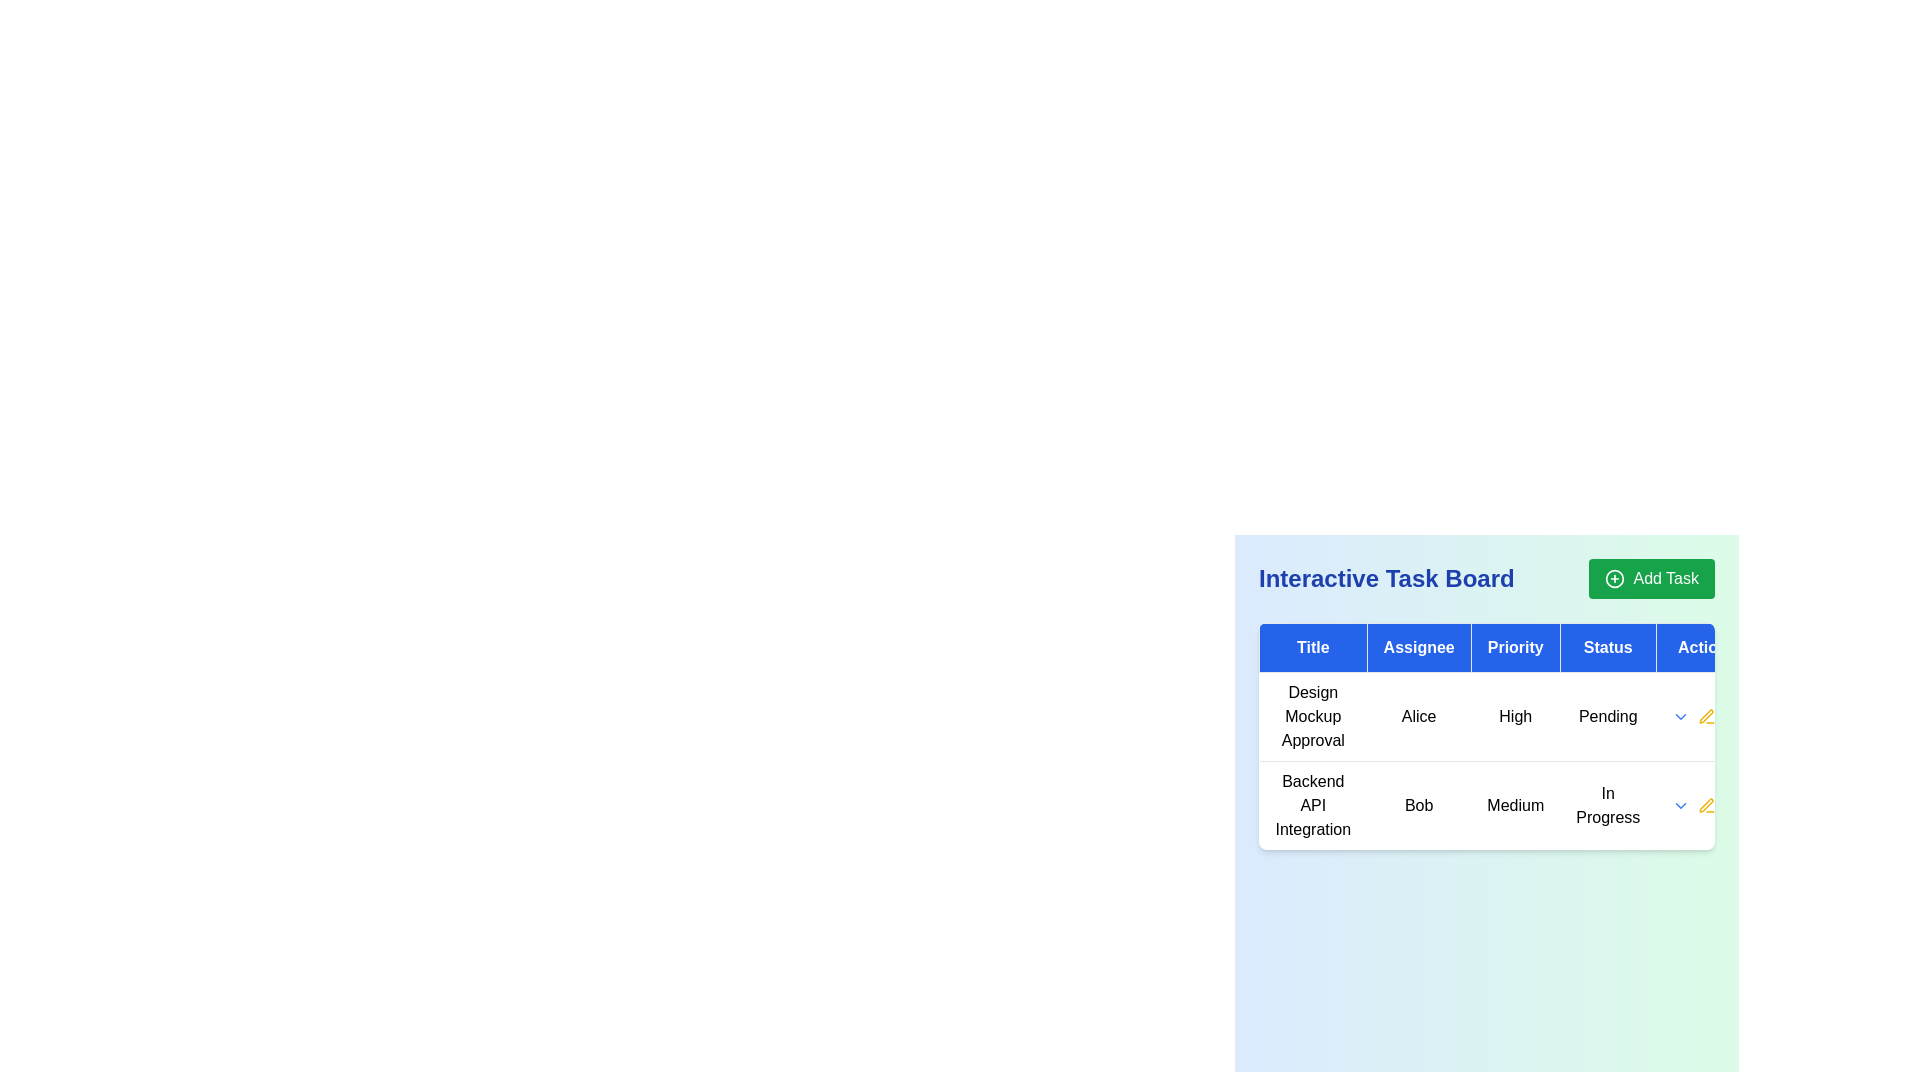  I want to click on the non-interactive informational label indicating the current status 'Pending' for the task 'Design Mockup Approval', located in the first row under the 'Status' column, so click(1608, 716).